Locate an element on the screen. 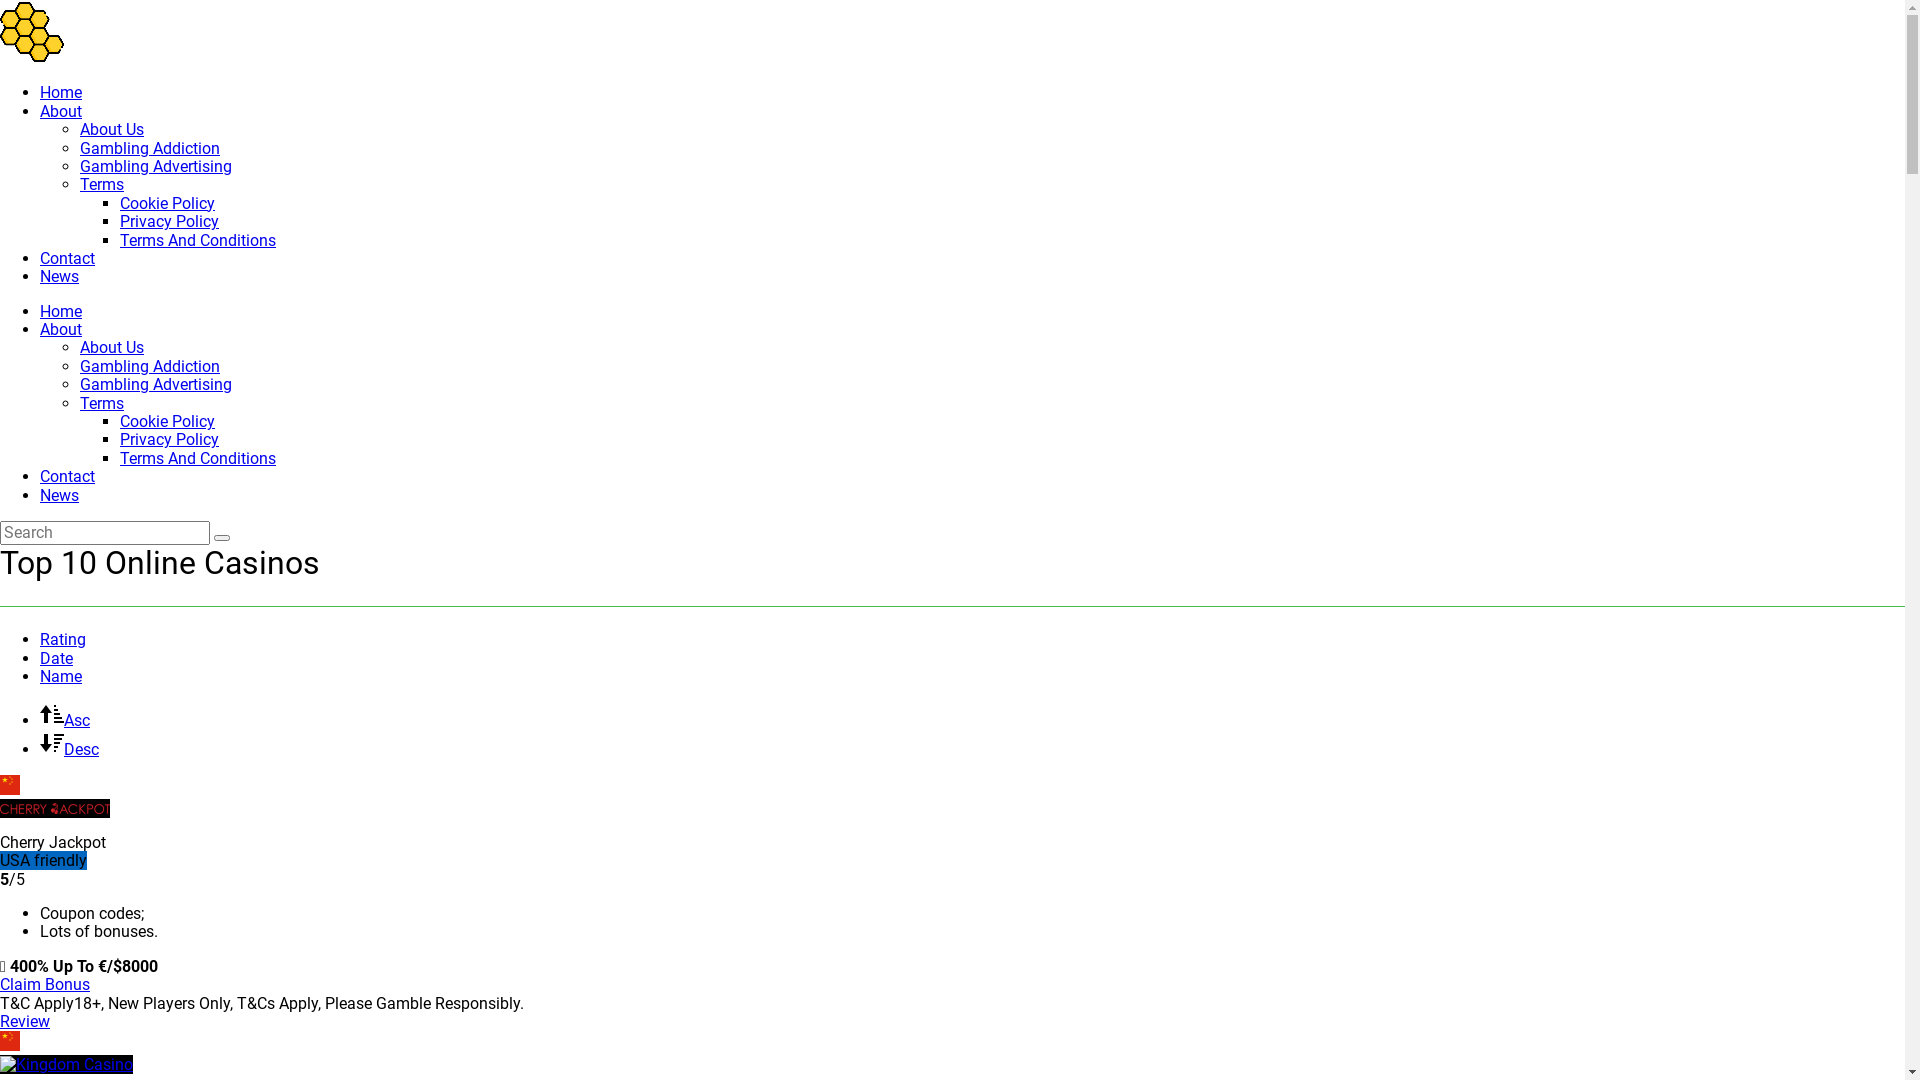  'Gambling Advertising' is located at coordinates (155, 384).